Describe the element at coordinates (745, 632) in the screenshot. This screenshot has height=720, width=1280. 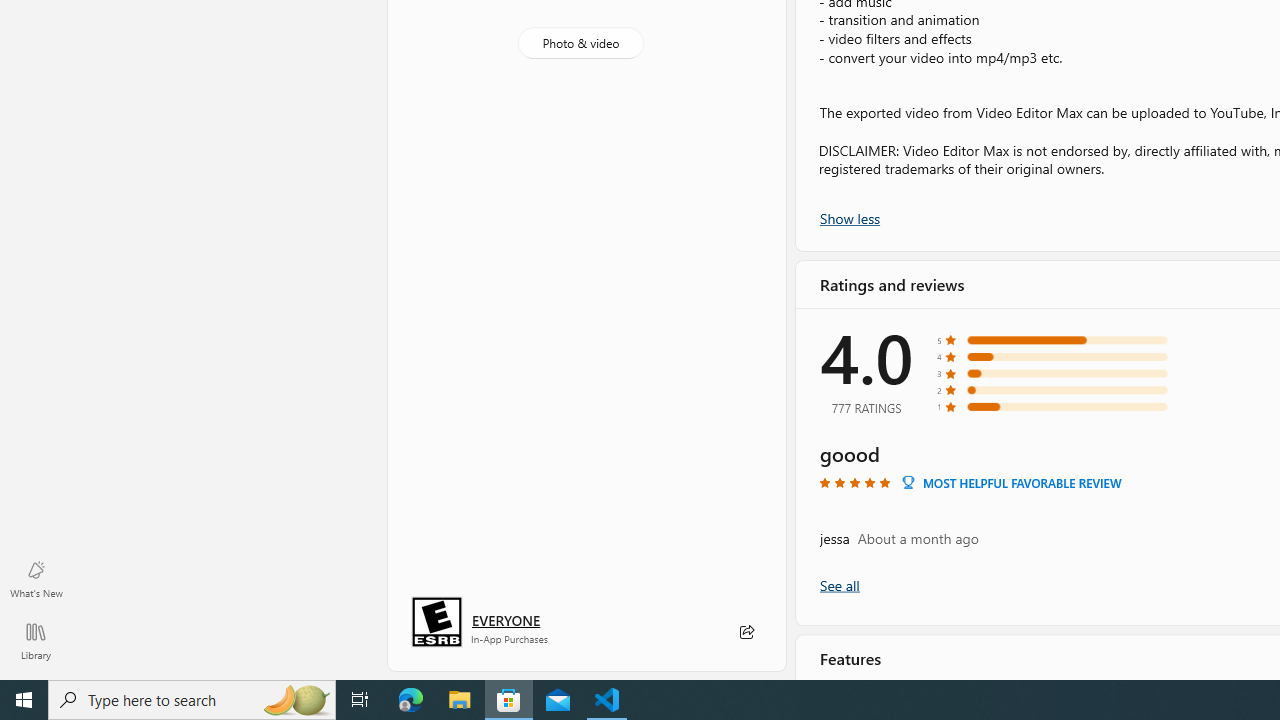
I see `'Share'` at that location.